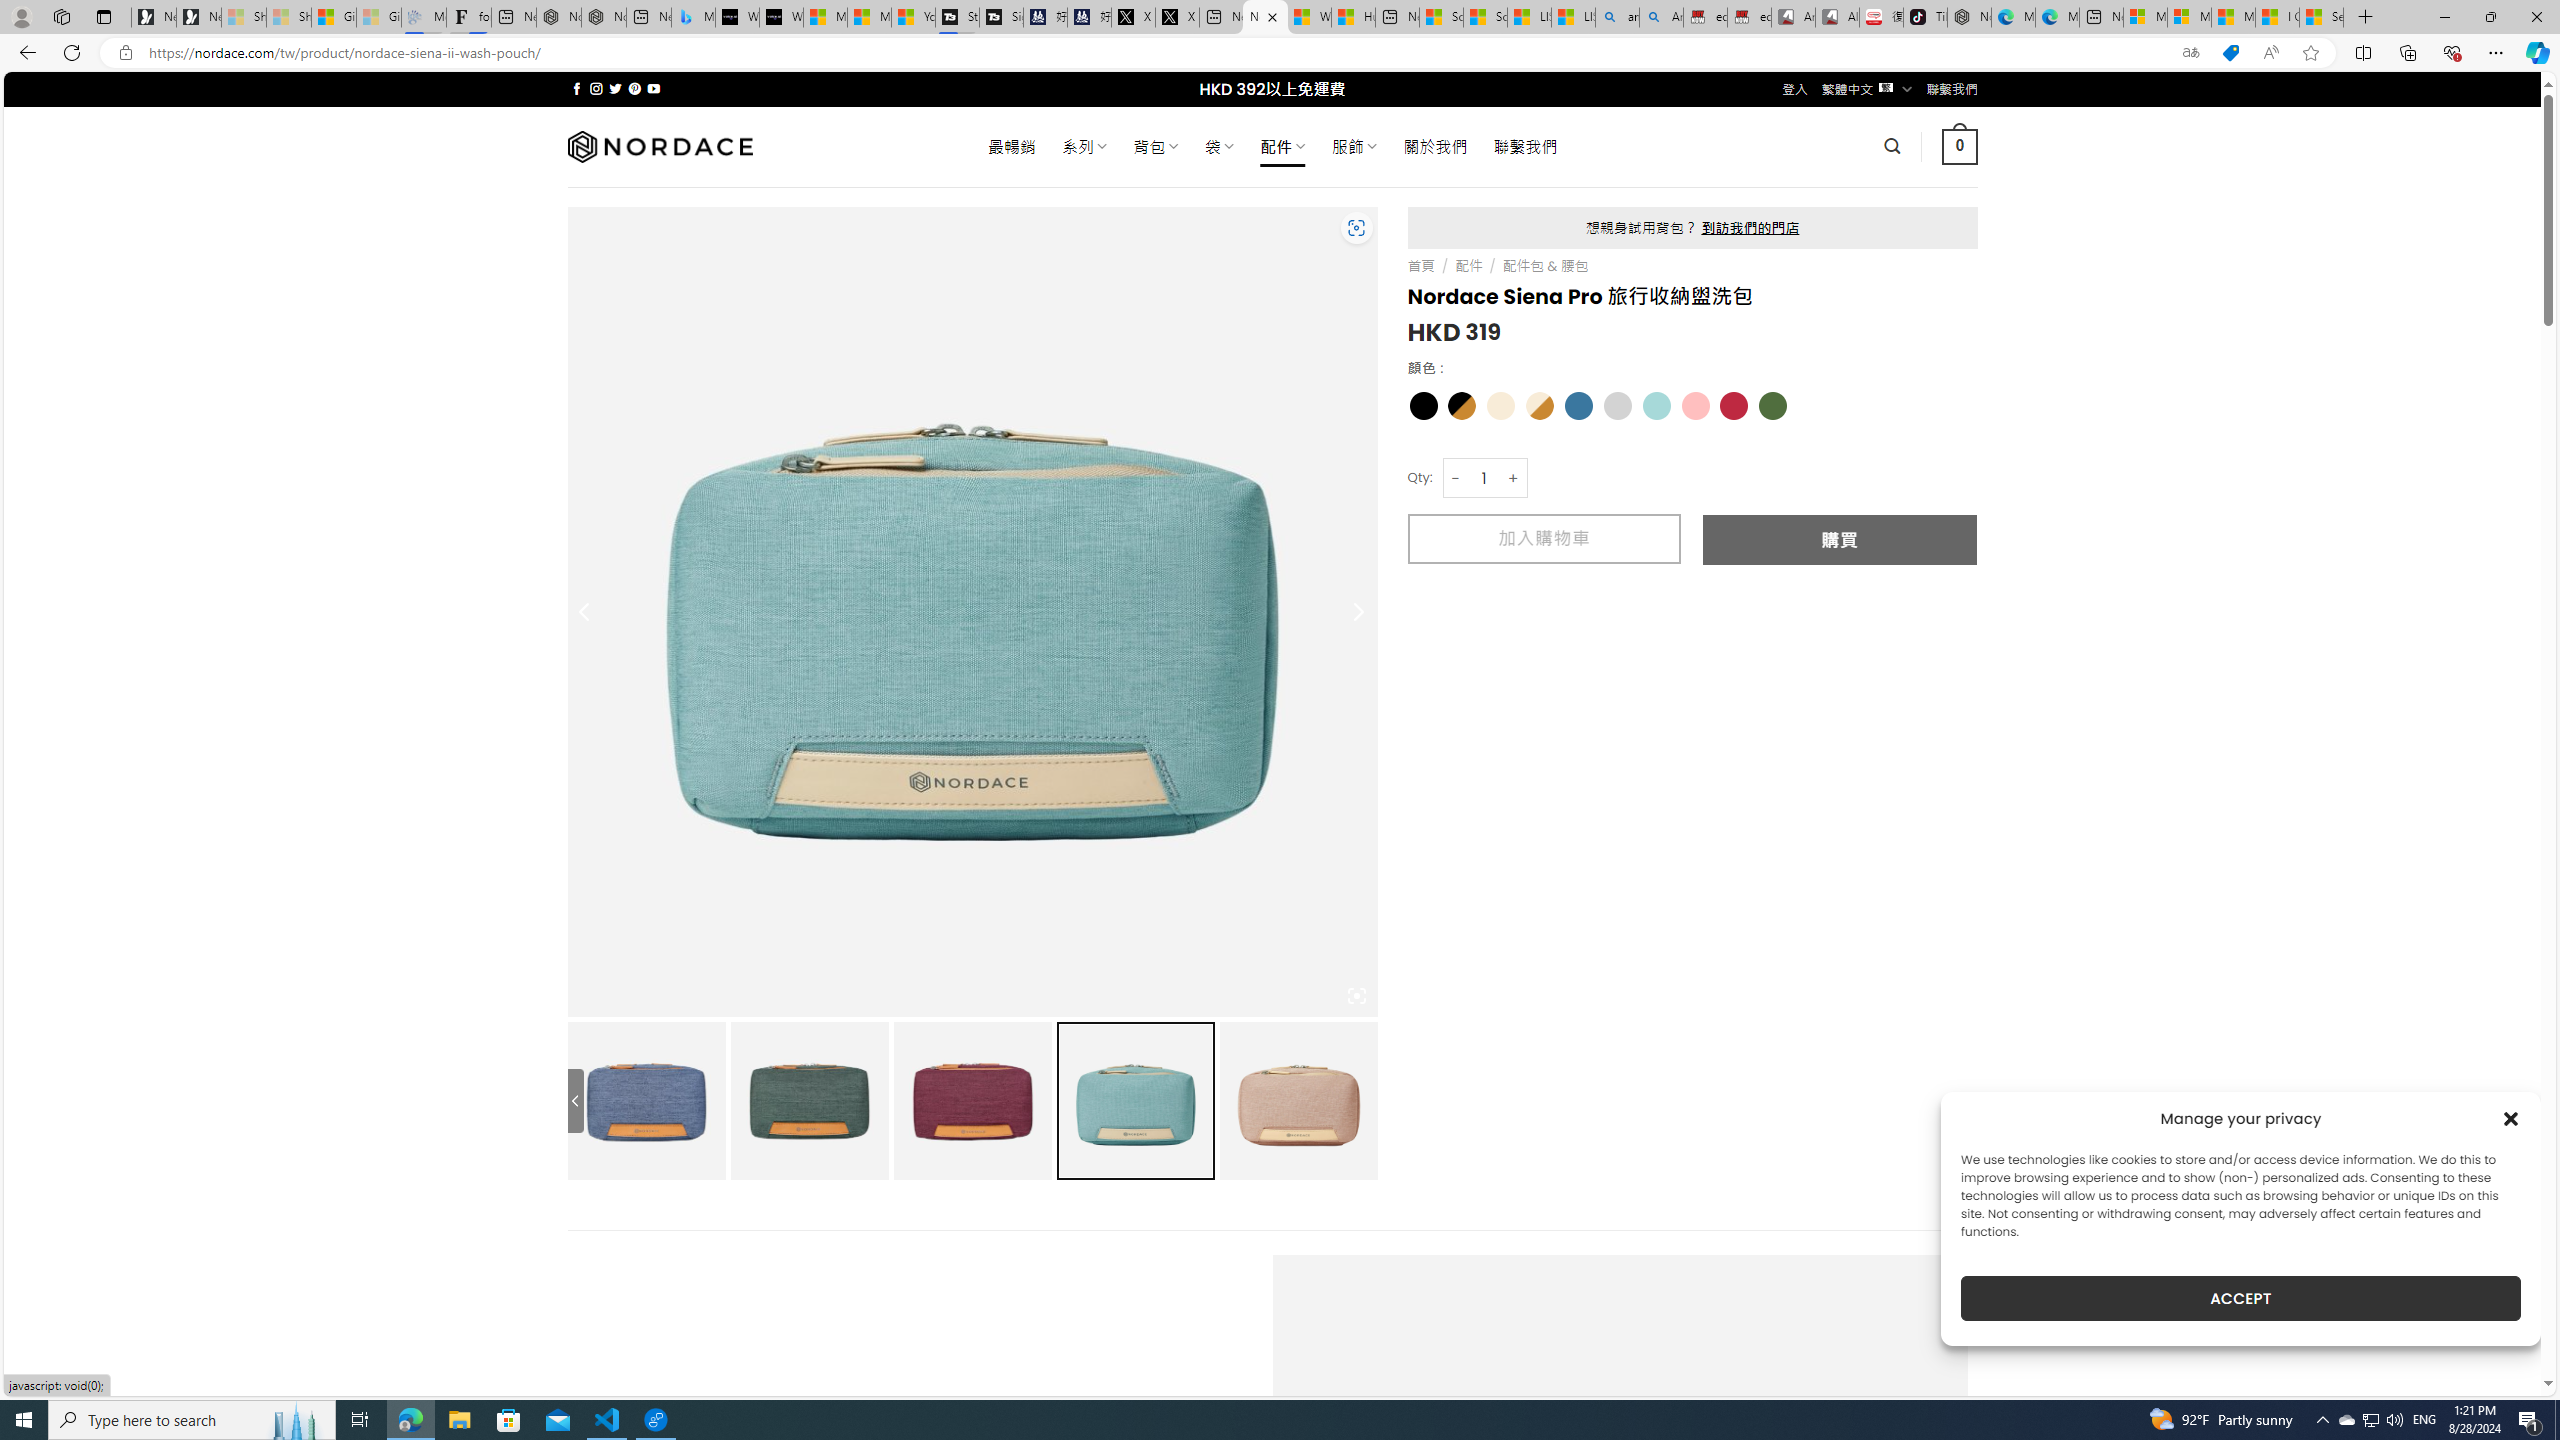 The width and height of the screenshot is (2560, 1440). I want to click on 'Streaming Coverage | T3', so click(957, 16).